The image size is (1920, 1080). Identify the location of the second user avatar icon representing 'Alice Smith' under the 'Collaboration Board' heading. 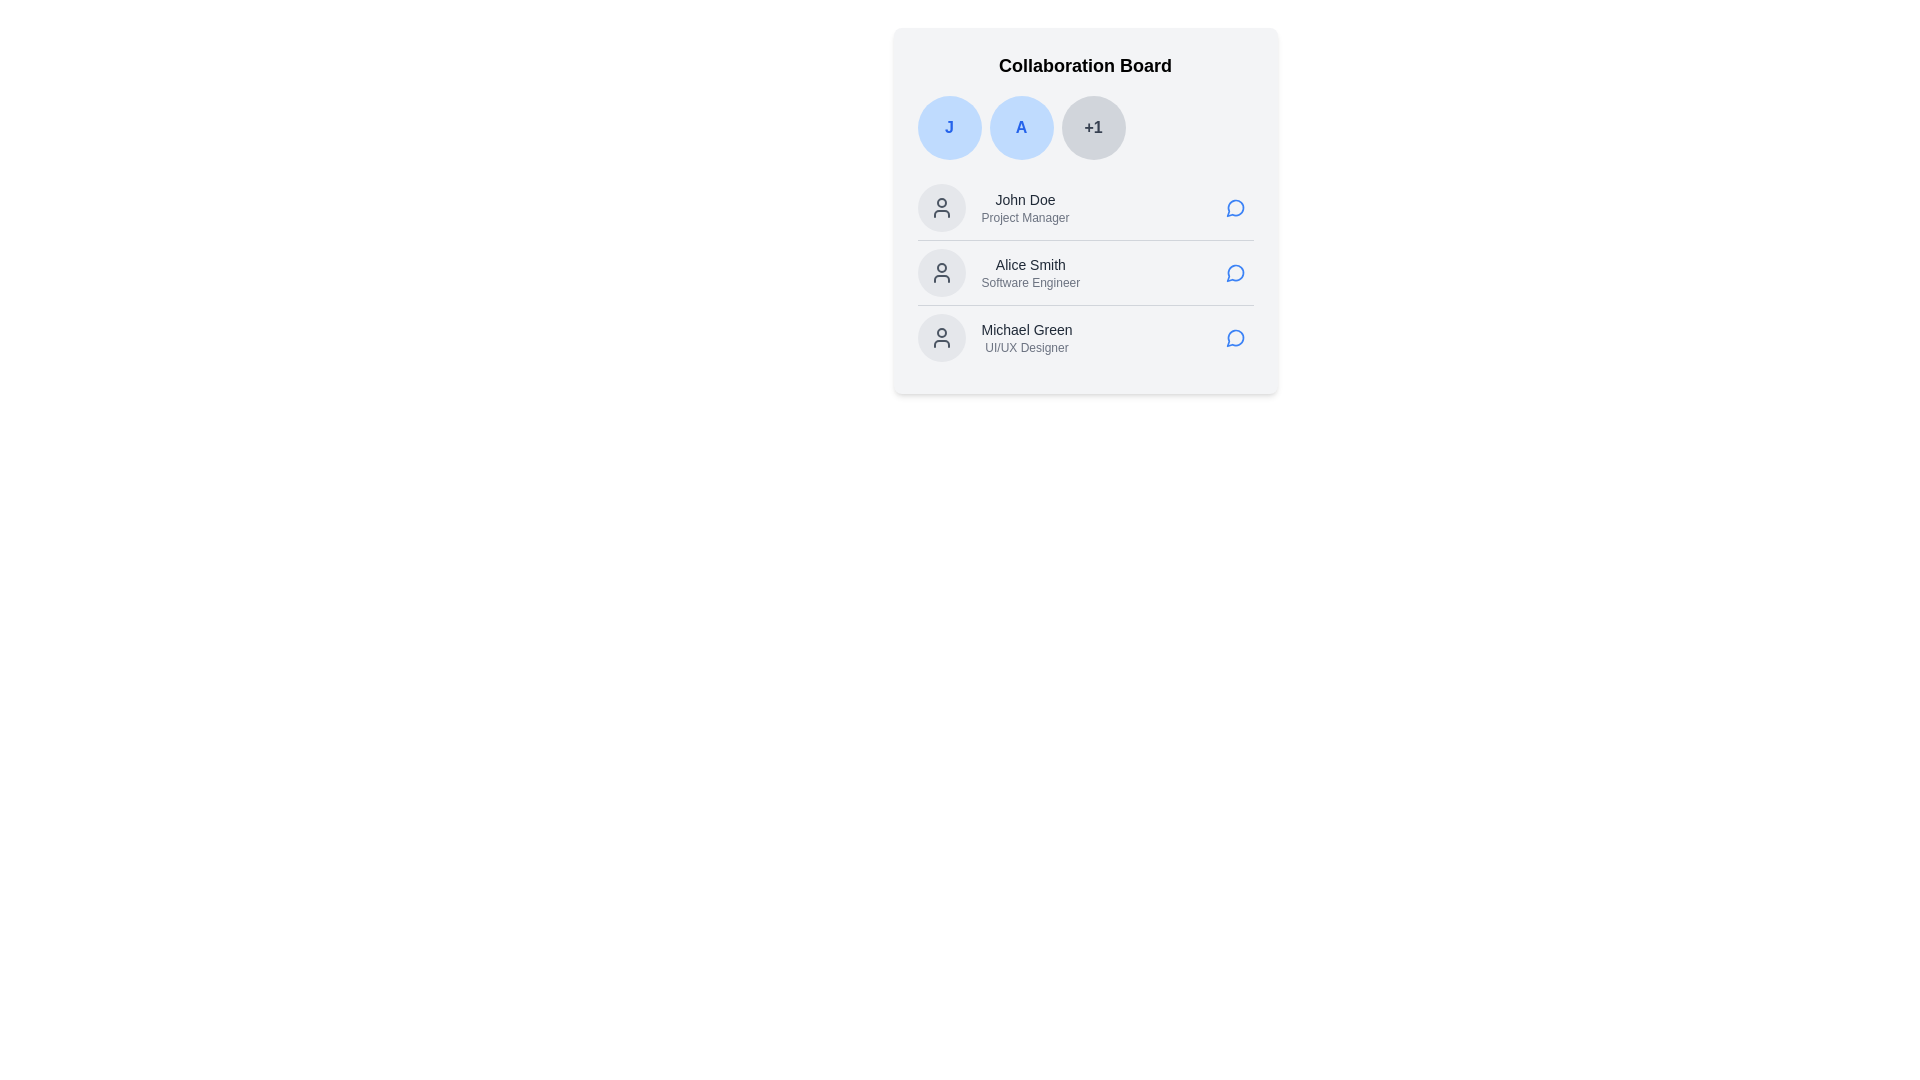
(940, 273).